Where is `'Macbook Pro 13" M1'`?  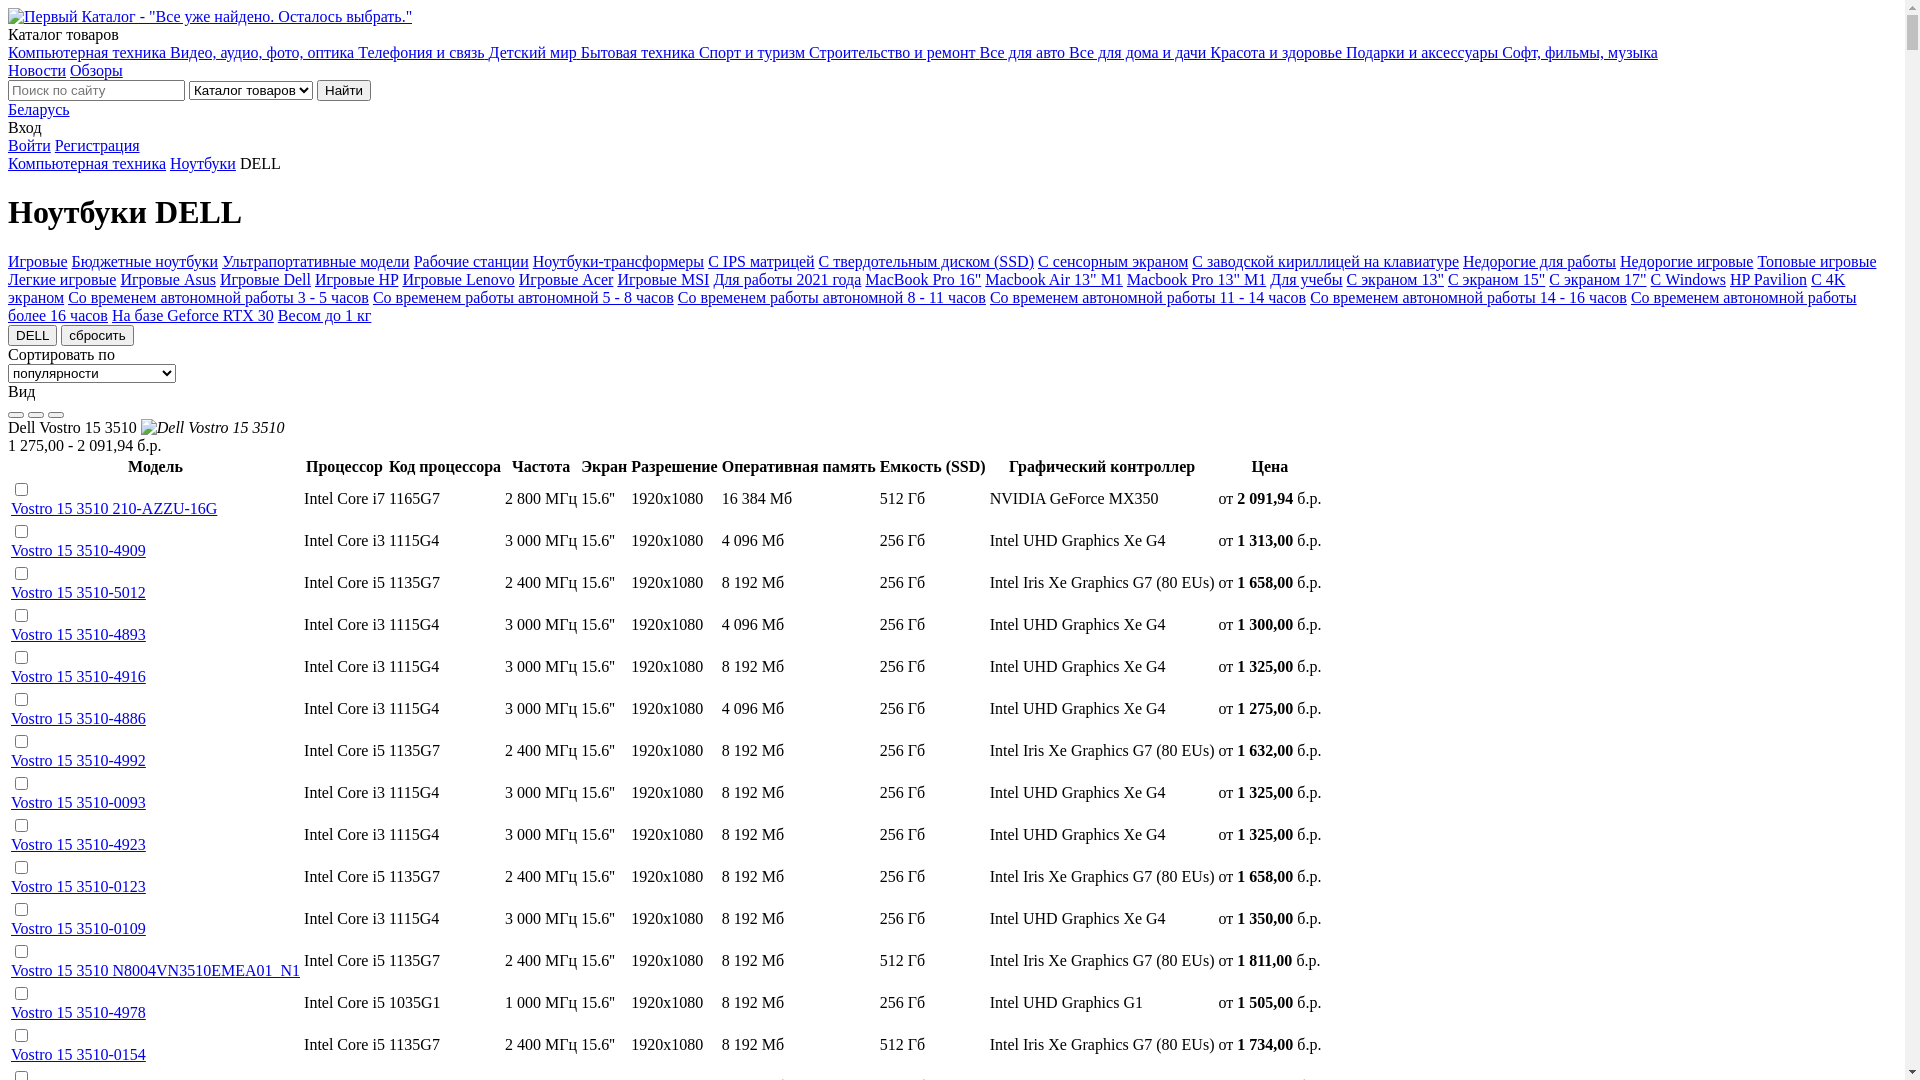
'Macbook Pro 13" M1' is located at coordinates (1196, 279).